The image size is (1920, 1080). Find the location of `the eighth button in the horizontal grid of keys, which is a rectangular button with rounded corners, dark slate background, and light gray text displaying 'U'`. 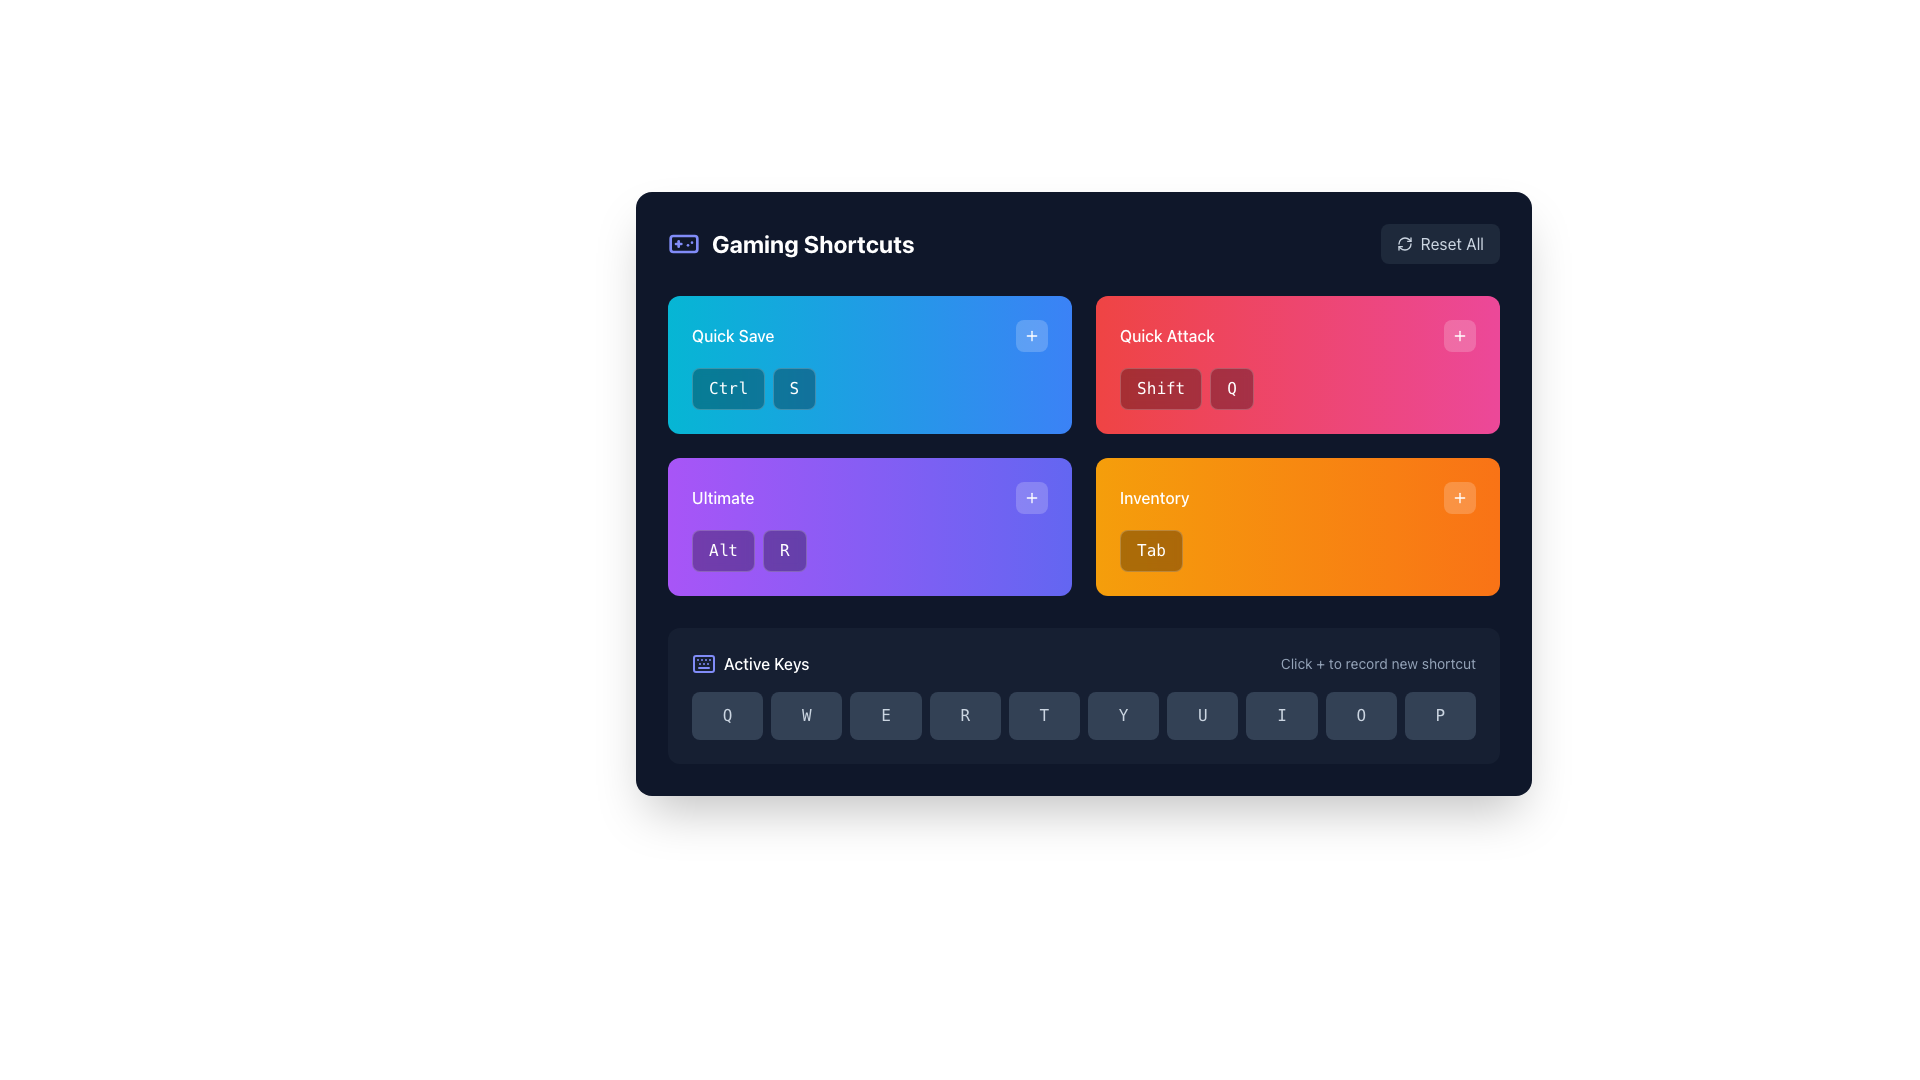

the eighth button in the horizontal grid of keys, which is a rectangular button with rounded corners, dark slate background, and light gray text displaying 'U' is located at coordinates (1201, 715).